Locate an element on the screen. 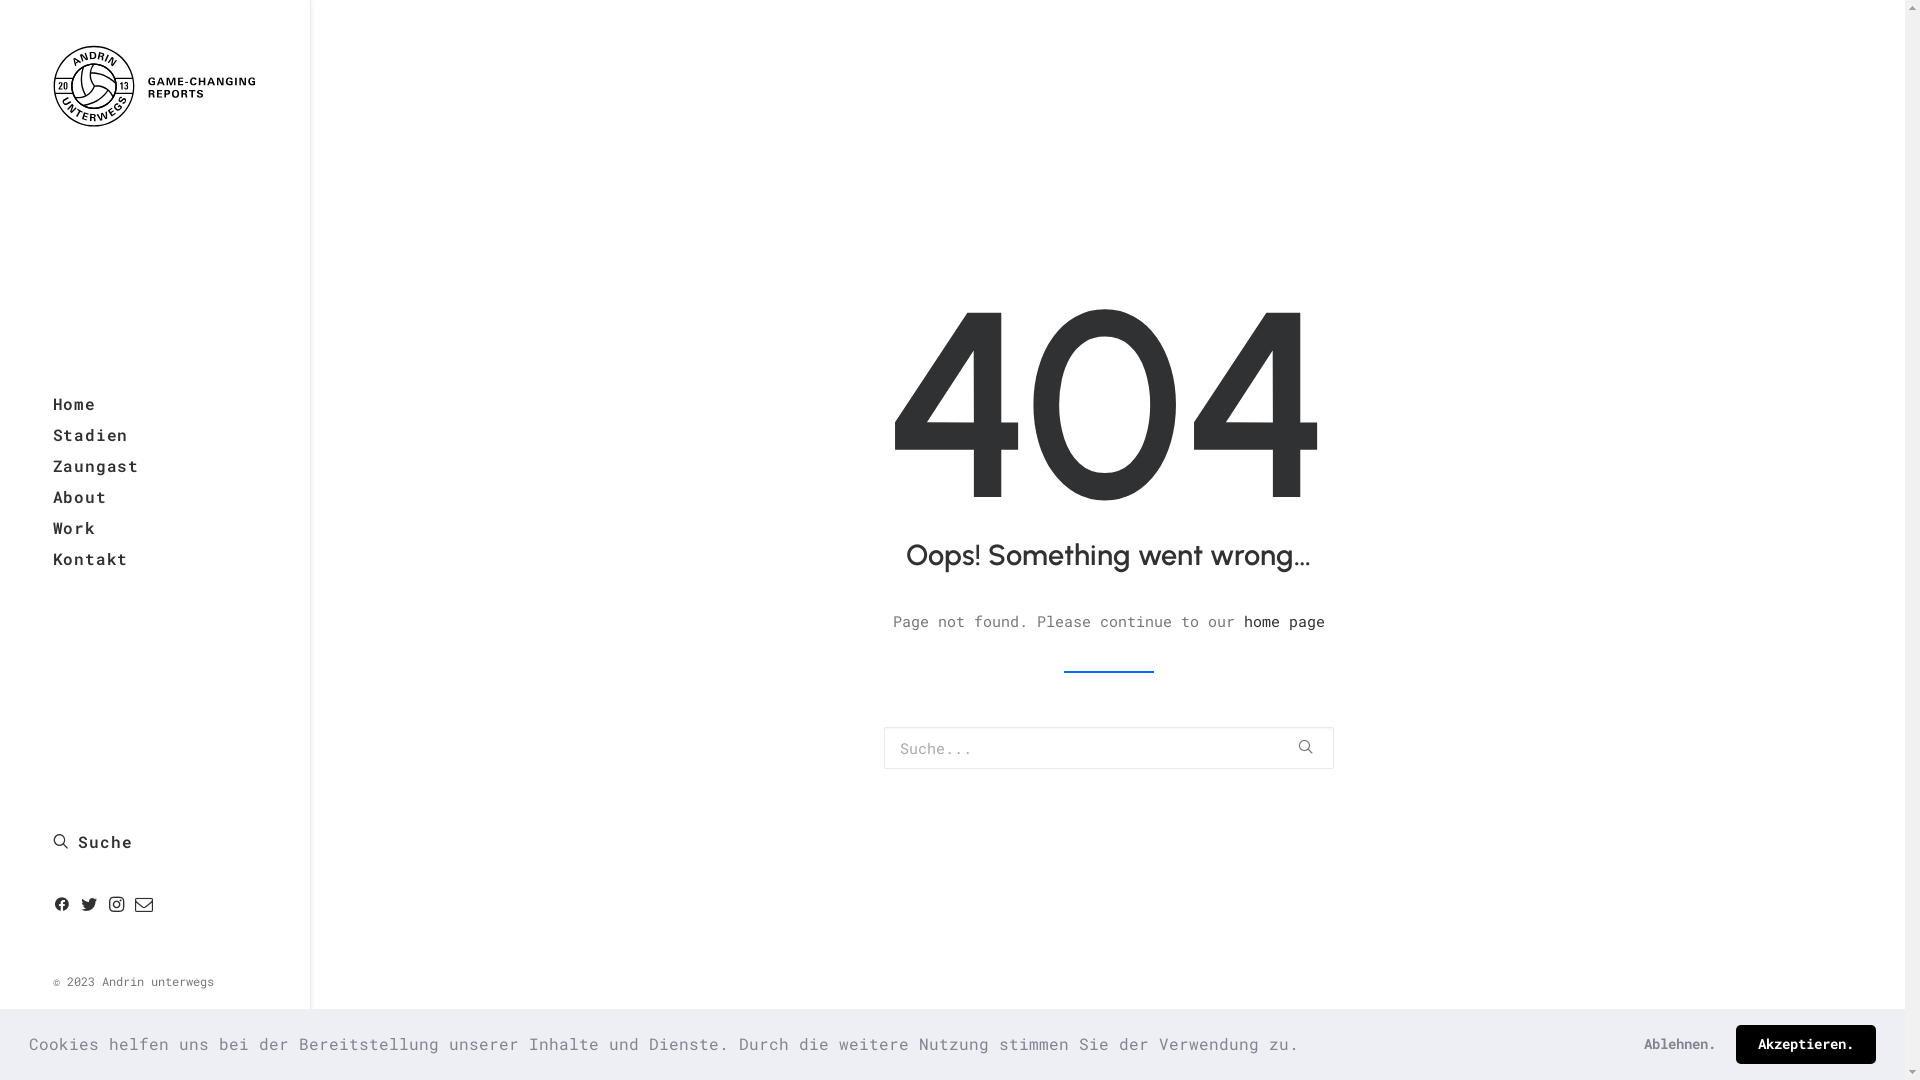  'Impressum' is located at coordinates (85, 1035).